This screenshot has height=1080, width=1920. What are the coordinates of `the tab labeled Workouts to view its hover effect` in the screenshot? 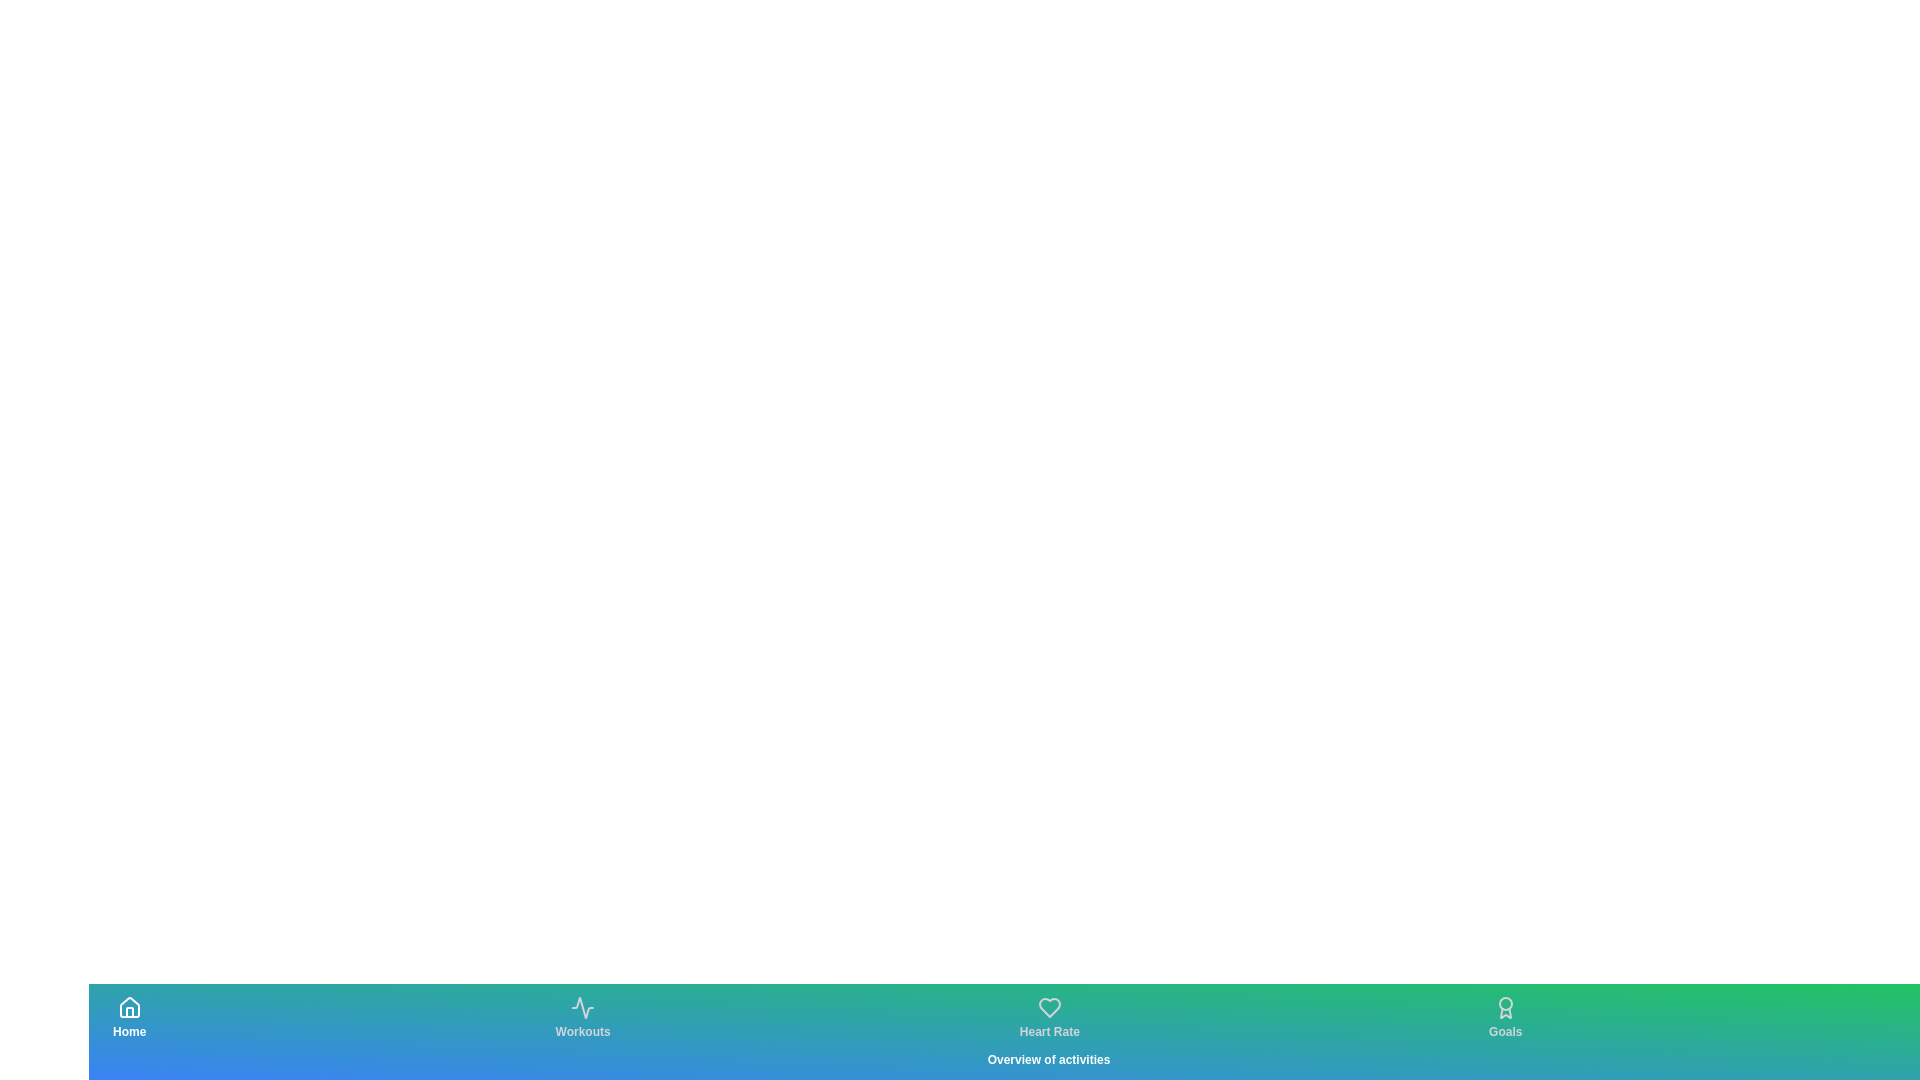 It's located at (582, 1018).